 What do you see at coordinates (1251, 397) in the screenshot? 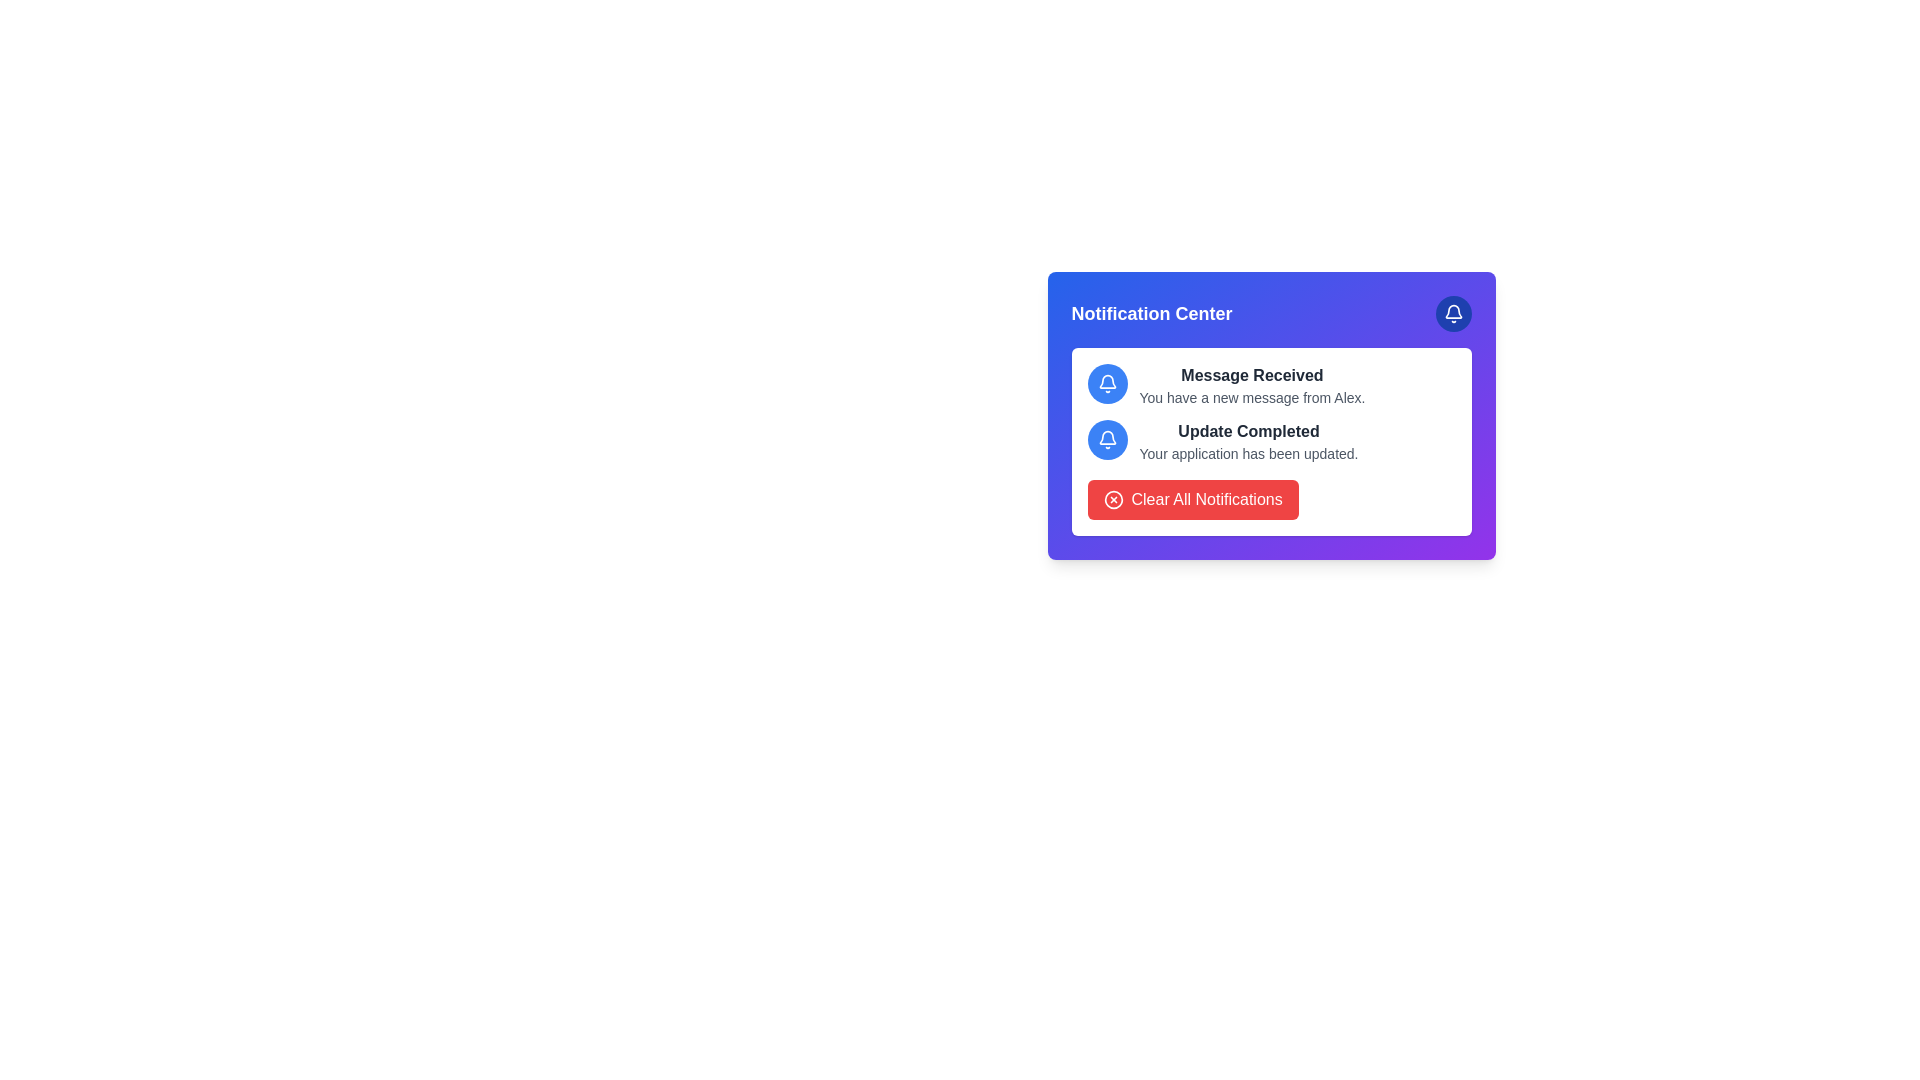
I see `the Text label that informs the user about a new message received from Alex, located under the heading 'Message Received' in the notification card` at bounding box center [1251, 397].